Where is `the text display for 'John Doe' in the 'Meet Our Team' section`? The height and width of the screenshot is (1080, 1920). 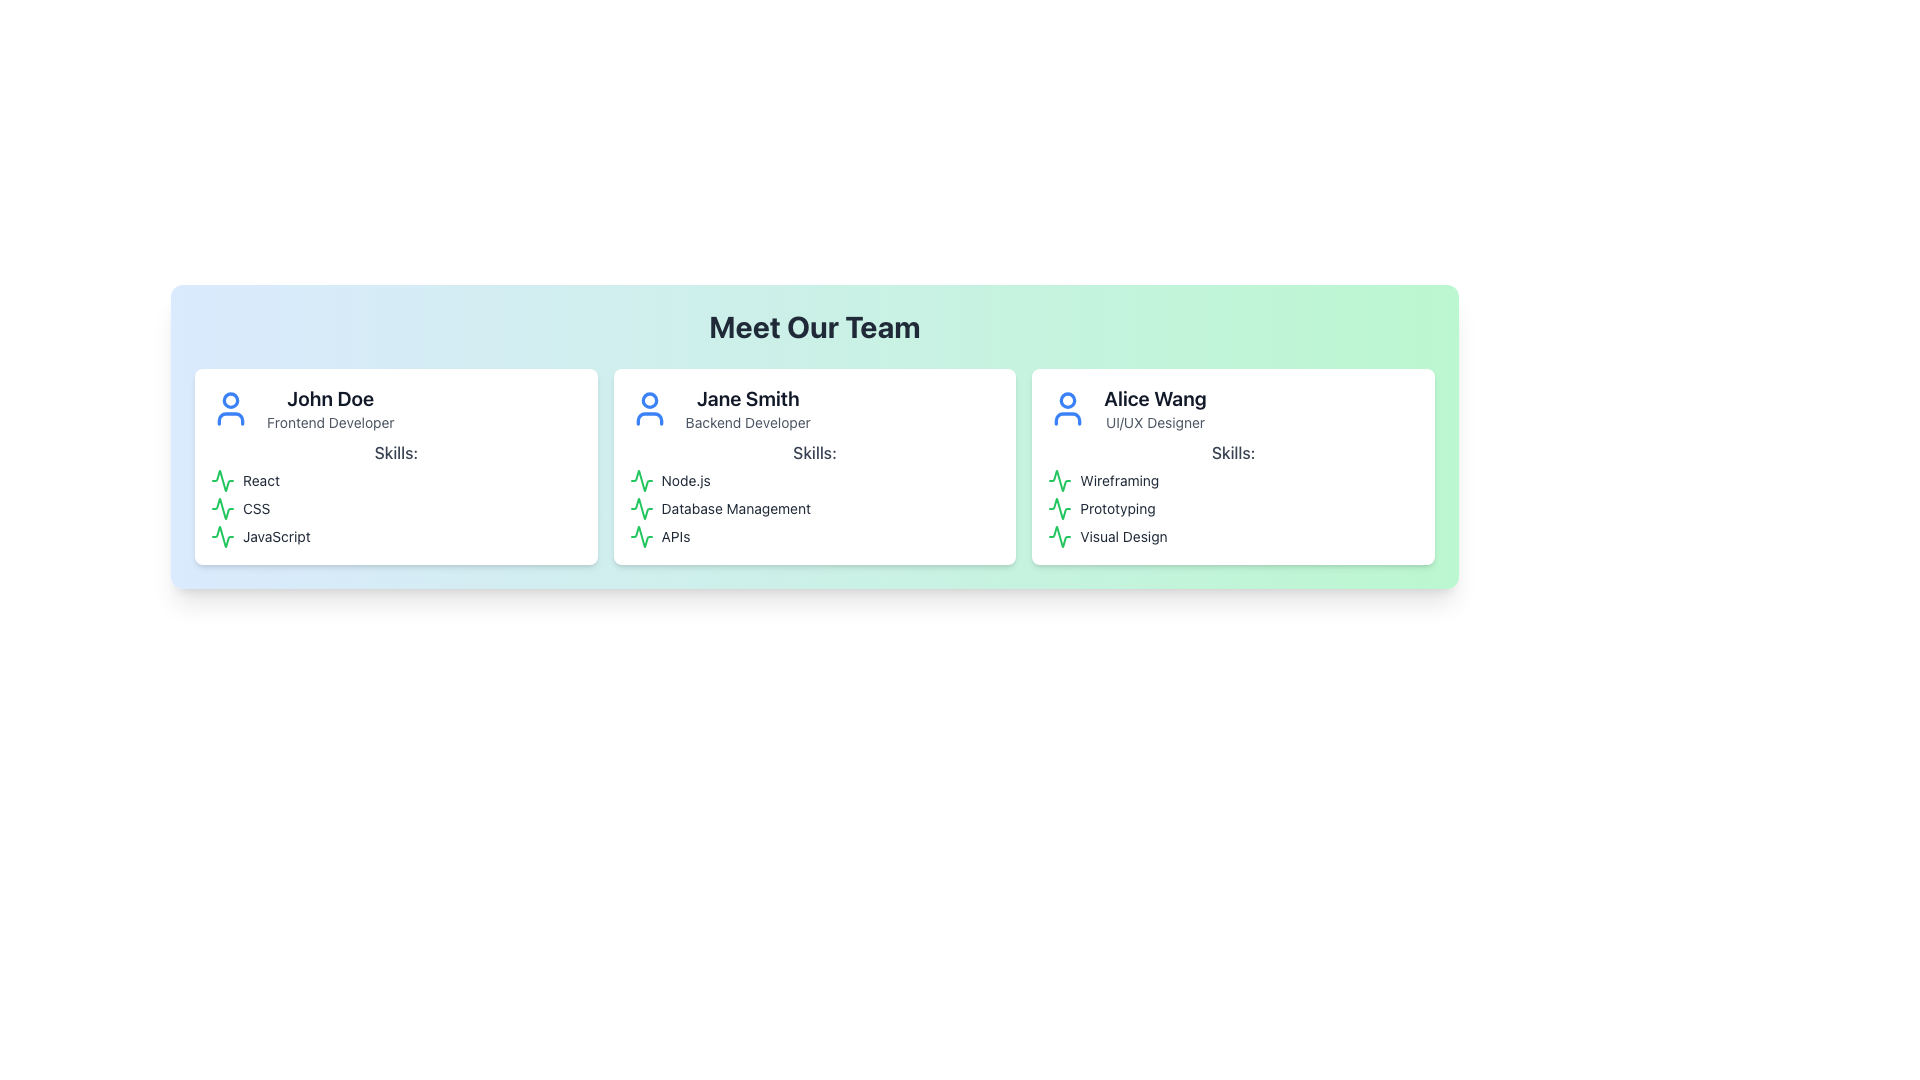 the text display for 'John Doe' in the 'Meet Our Team' section is located at coordinates (330, 407).